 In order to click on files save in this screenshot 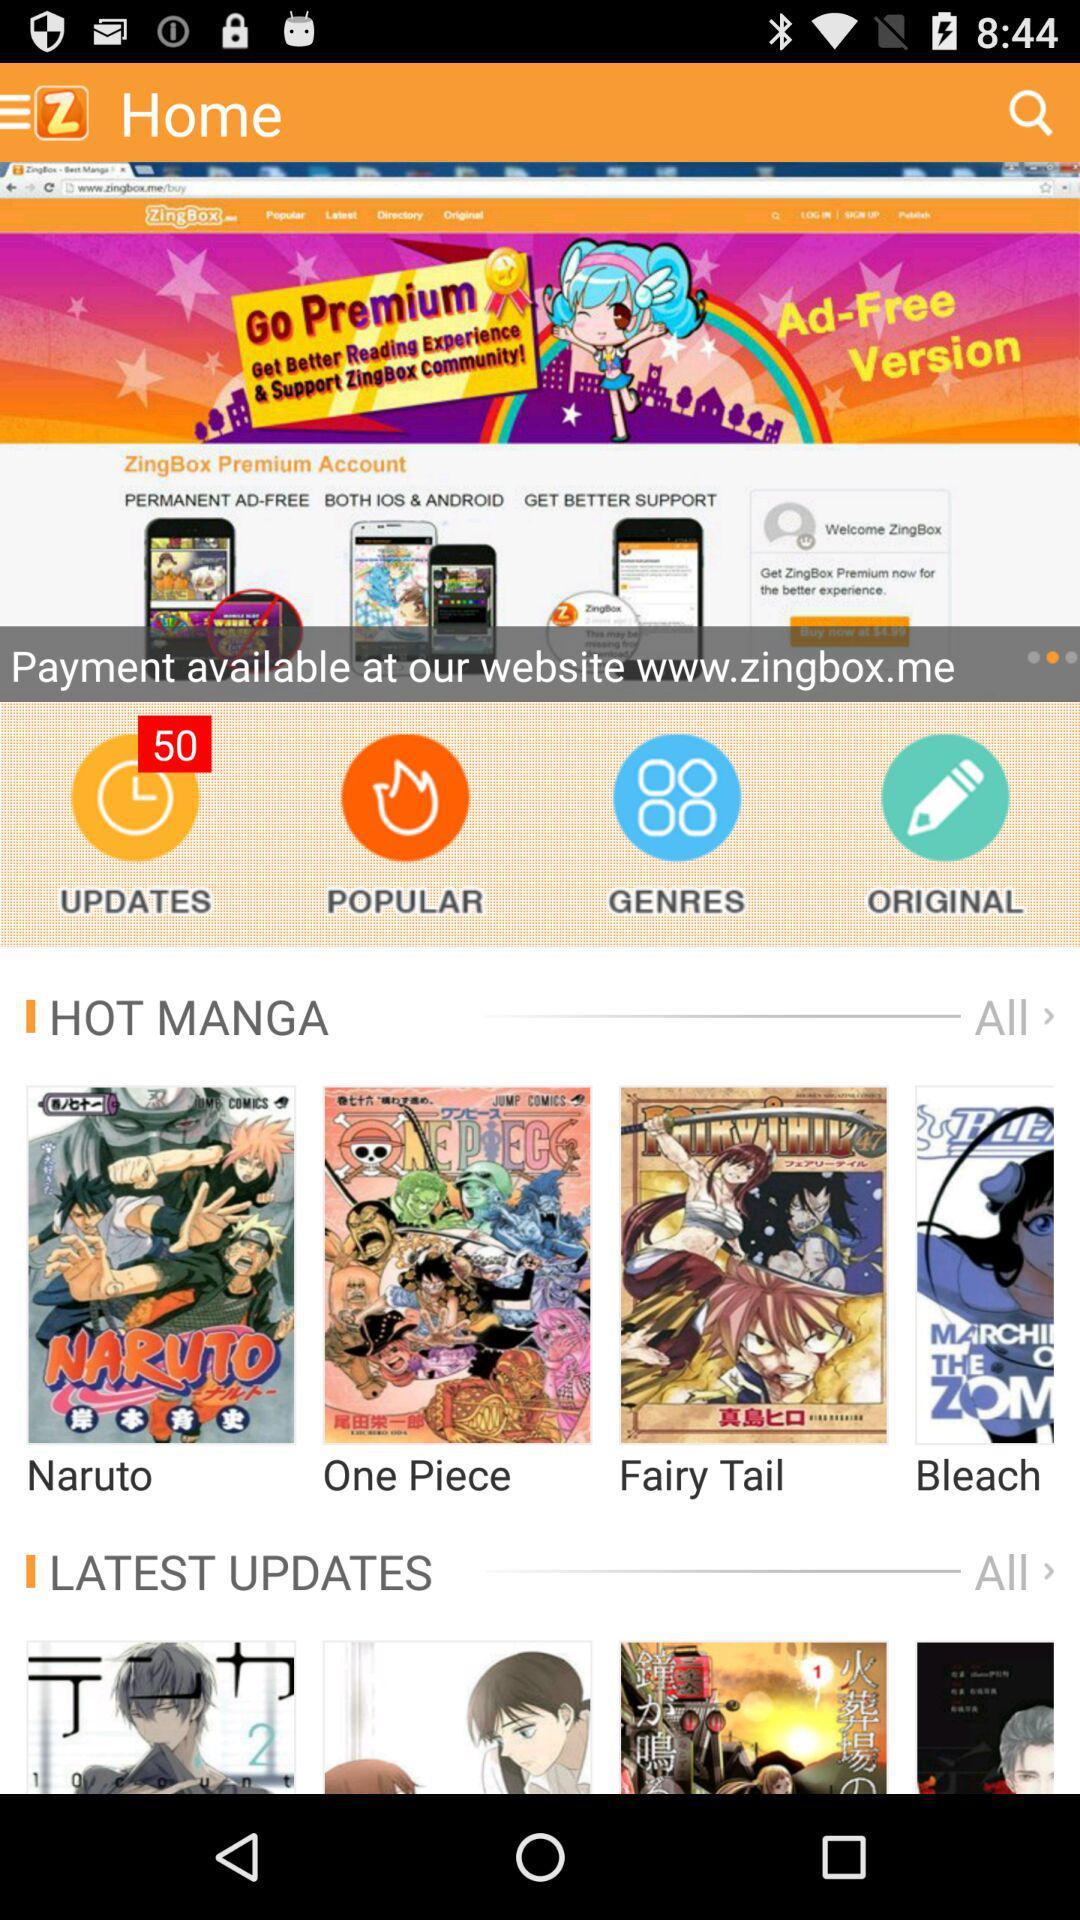, I will do `click(945, 824)`.